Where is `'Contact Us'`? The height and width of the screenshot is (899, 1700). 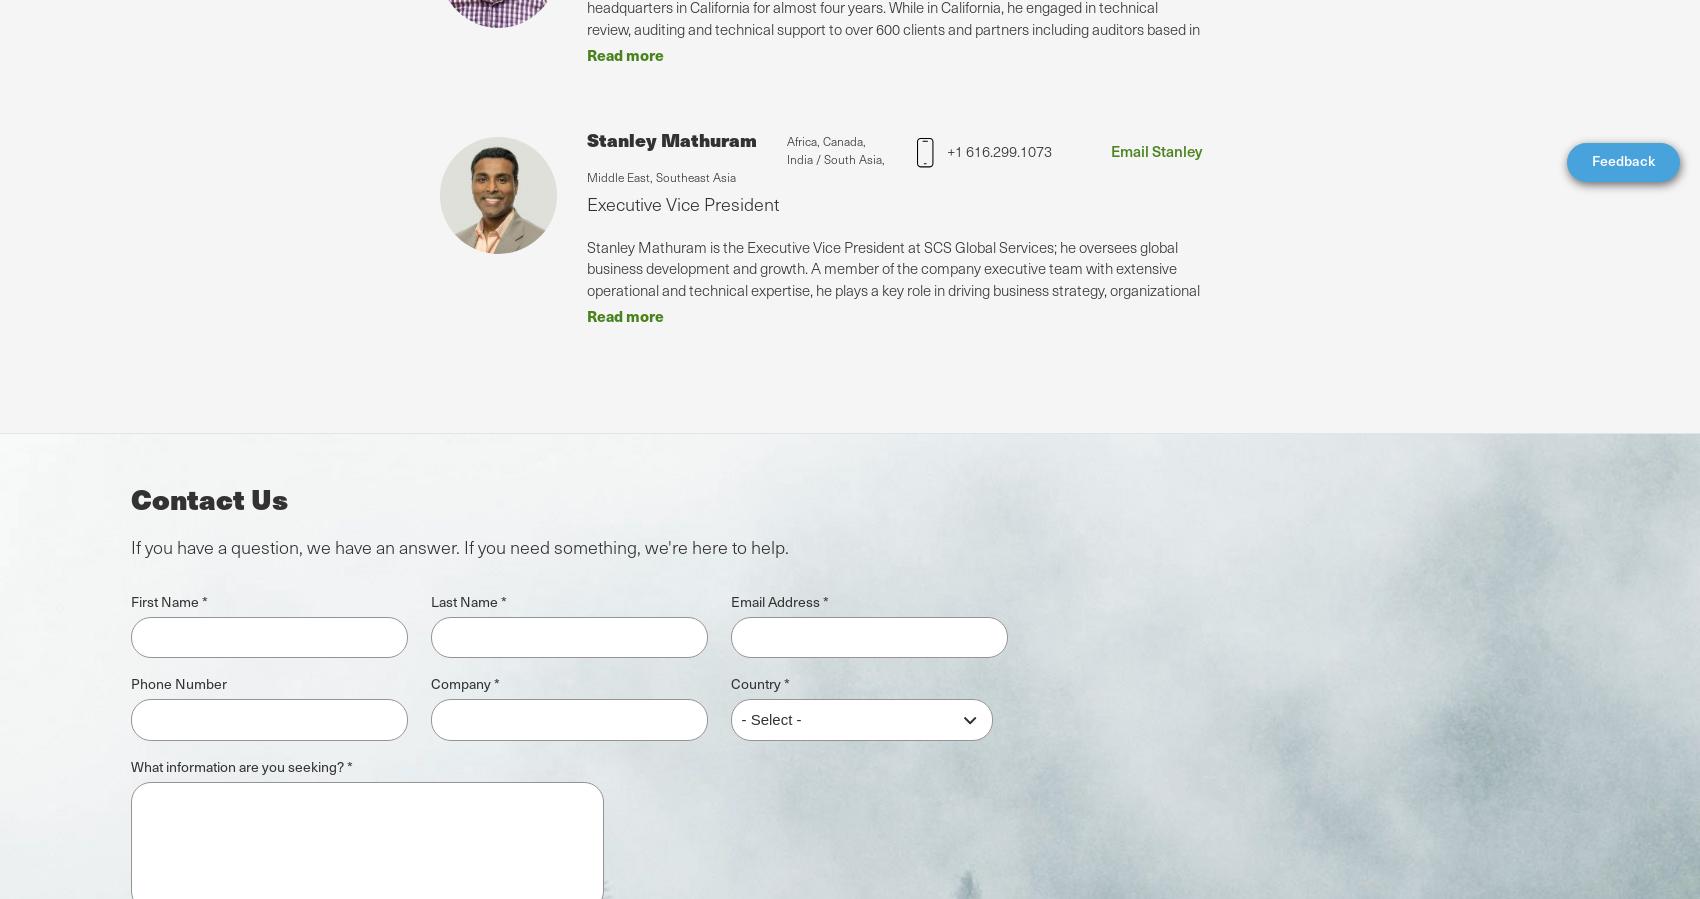
'Contact Us' is located at coordinates (207, 497).